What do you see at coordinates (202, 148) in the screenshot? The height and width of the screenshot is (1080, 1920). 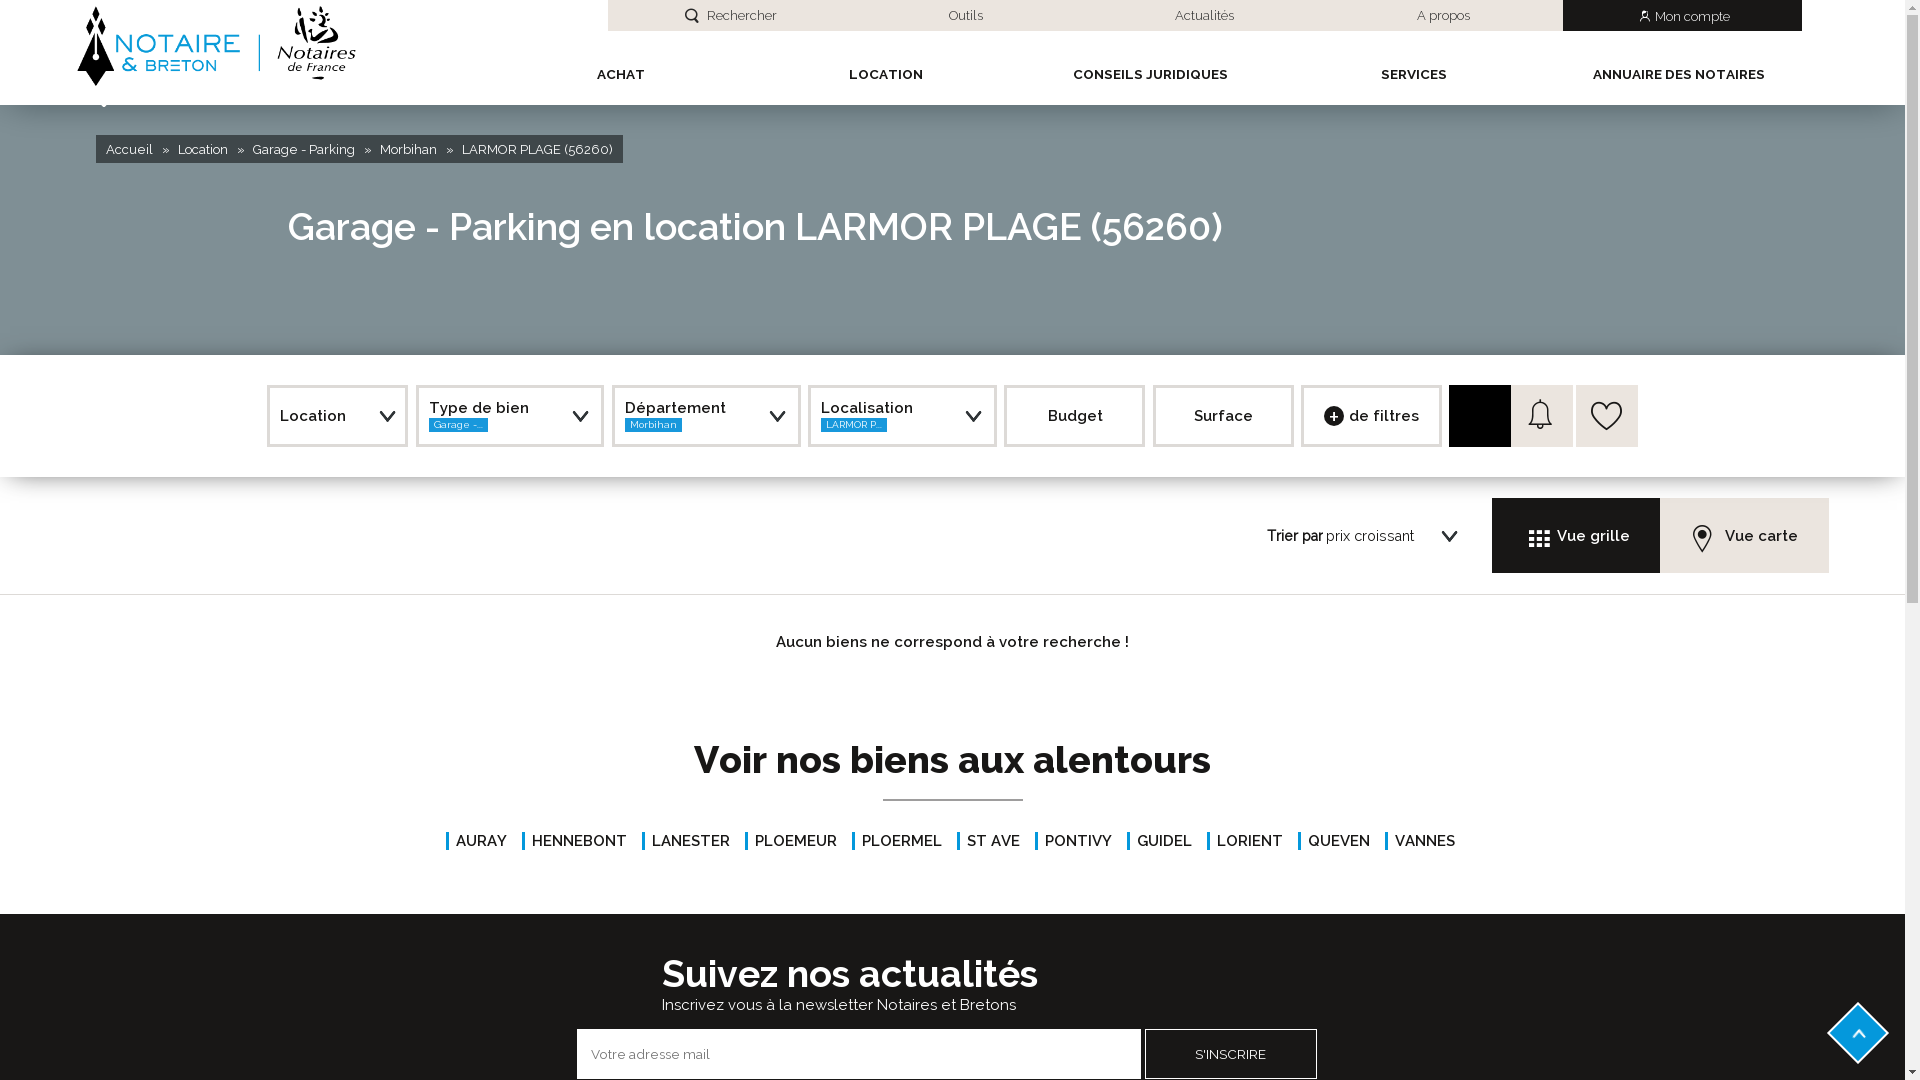 I see `'Location'` at bounding box center [202, 148].